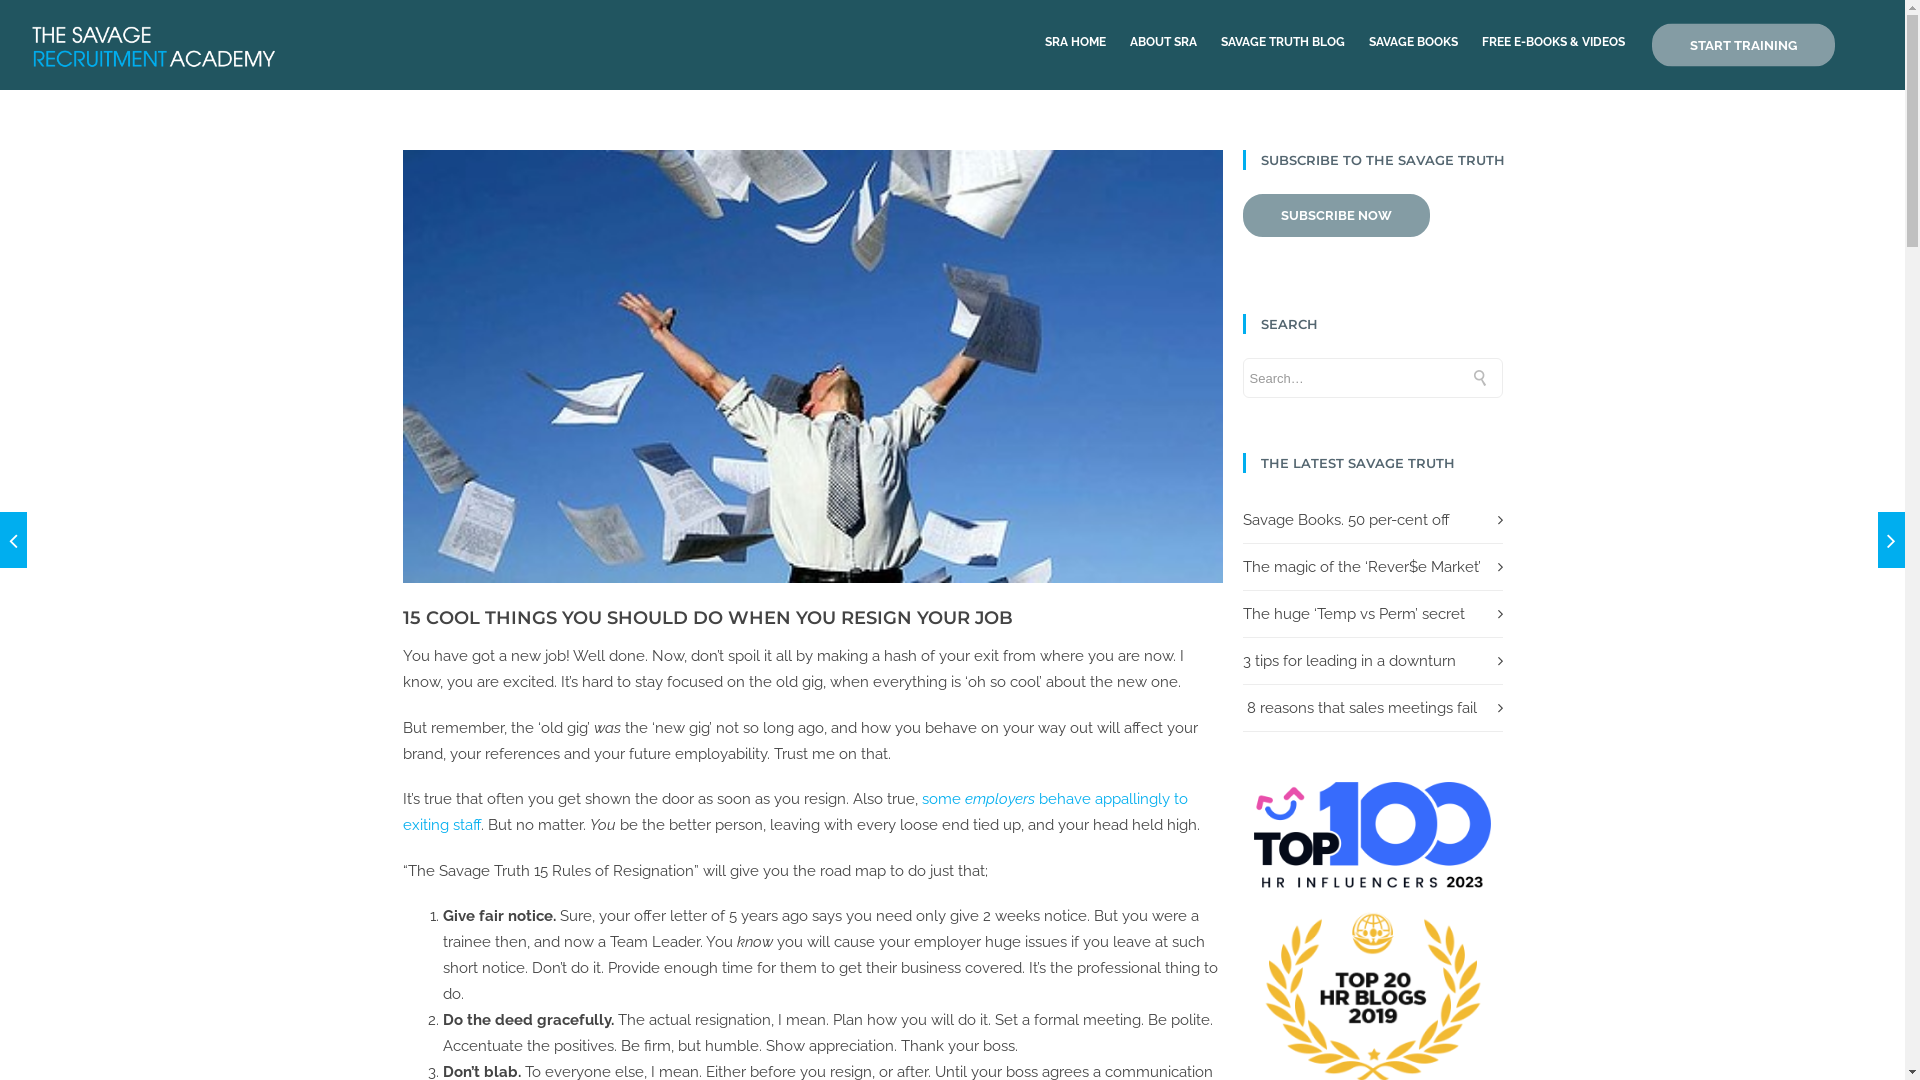 This screenshot has width=1920, height=1080. What do you see at coordinates (1335, 215) in the screenshot?
I see `'SUBSCRIBE NOW'` at bounding box center [1335, 215].